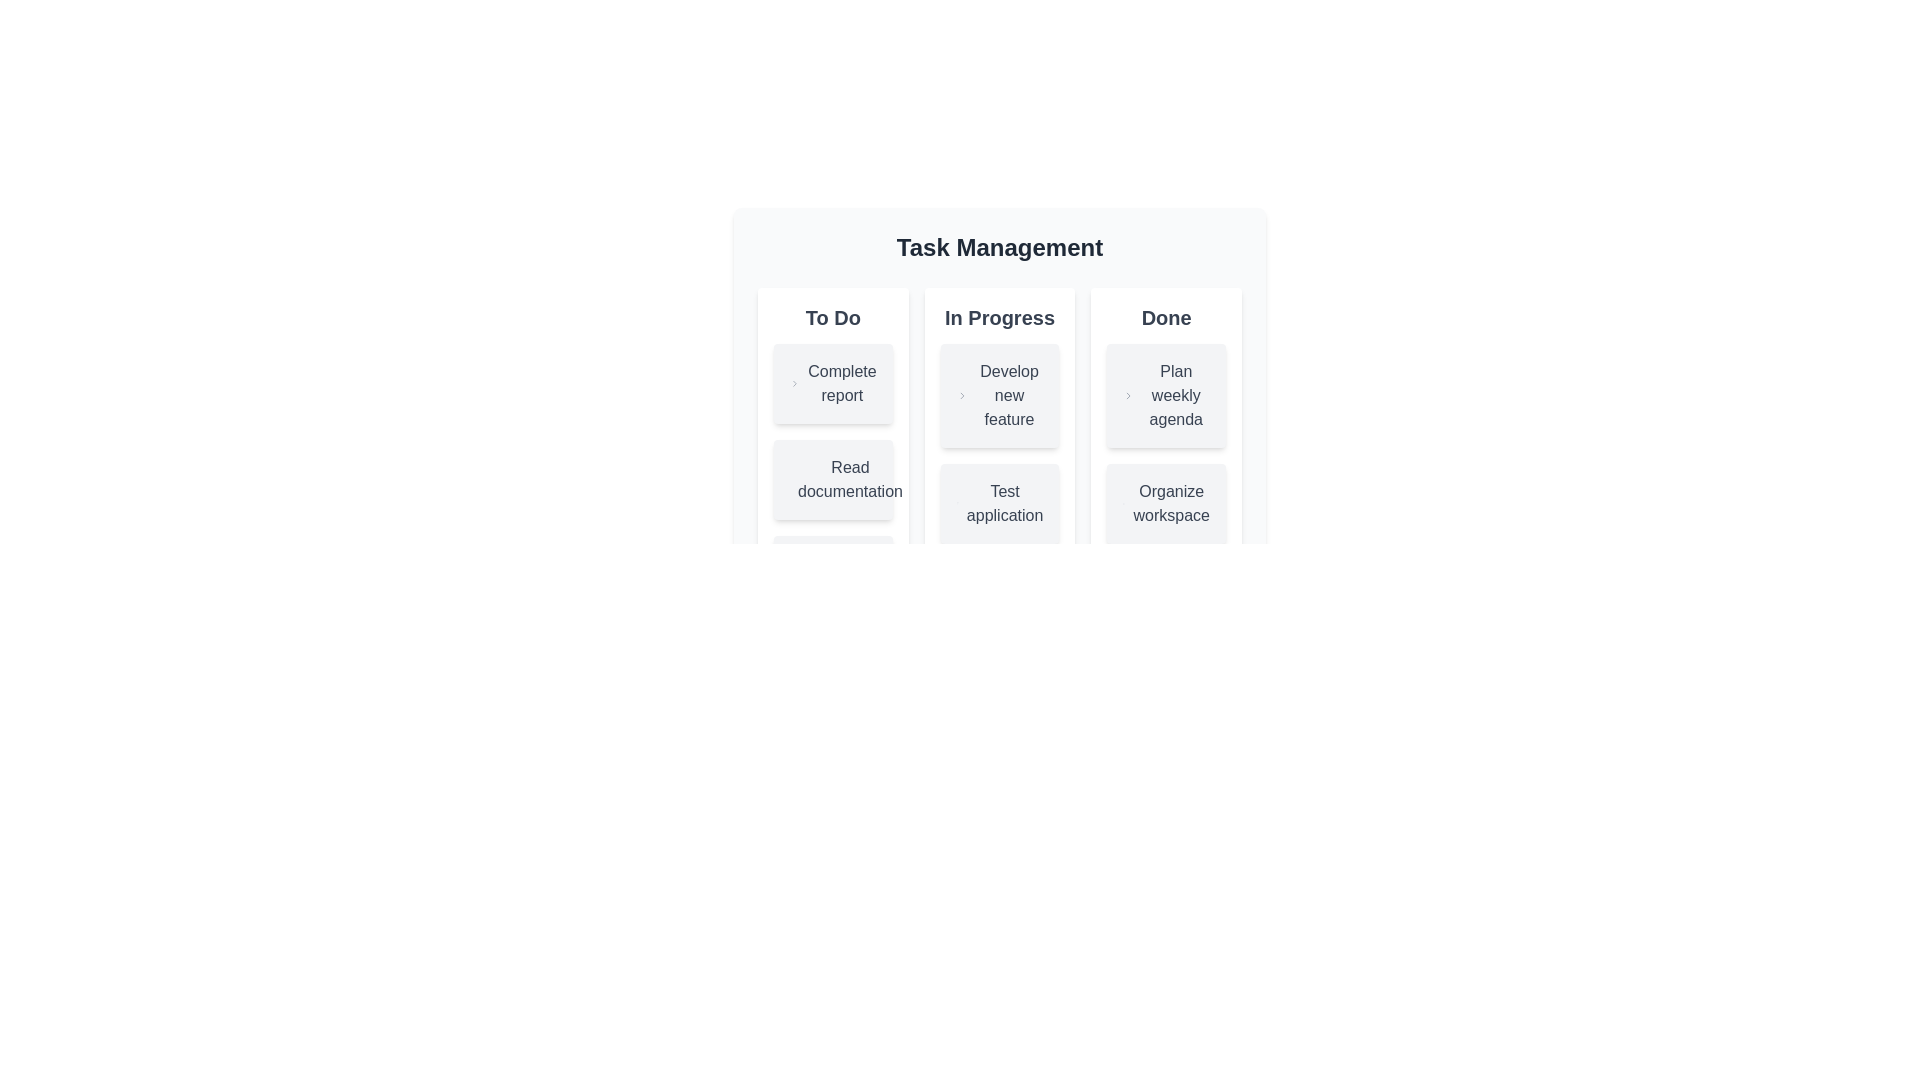 Image resolution: width=1920 pixels, height=1080 pixels. What do you see at coordinates (1009, 396) in the screenshot?
I see `the text label that reads 'Develop new feature' in the 'In Progress' column of the 'Task Management' interface` at bounding box center [1009, 396].